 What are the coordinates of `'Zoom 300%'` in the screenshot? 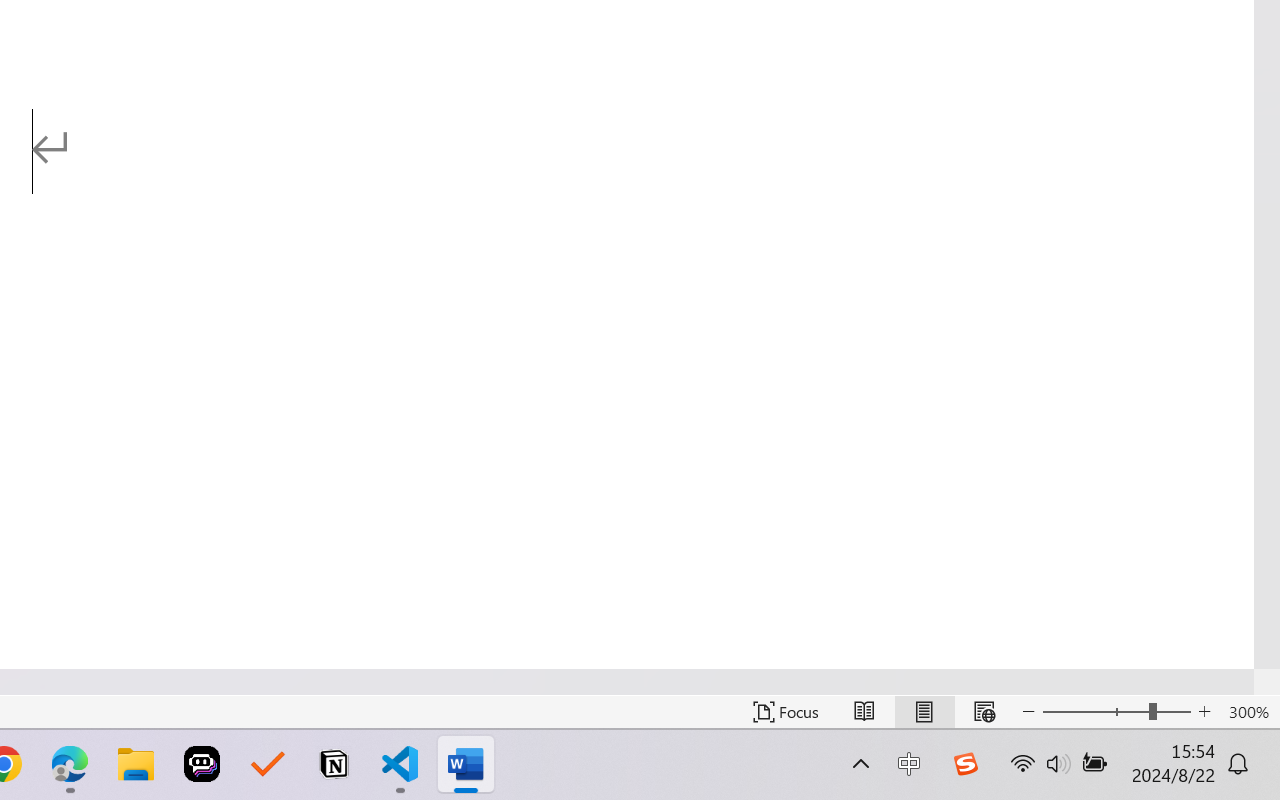 It's located at (1248, 711).